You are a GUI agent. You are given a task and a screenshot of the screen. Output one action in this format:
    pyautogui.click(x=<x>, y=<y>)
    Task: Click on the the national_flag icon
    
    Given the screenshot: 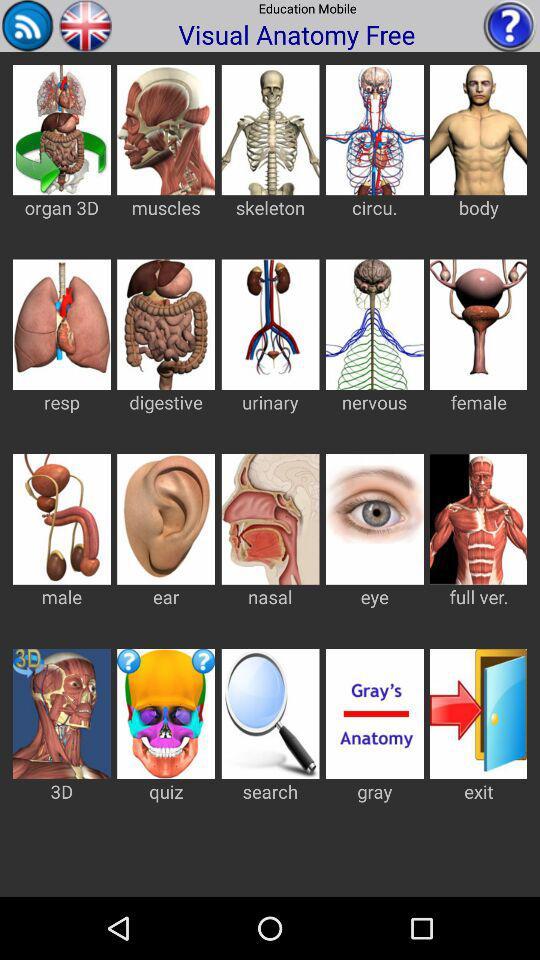 What is the action you would take?
    pyautogui.click(x=84, y=26)
    